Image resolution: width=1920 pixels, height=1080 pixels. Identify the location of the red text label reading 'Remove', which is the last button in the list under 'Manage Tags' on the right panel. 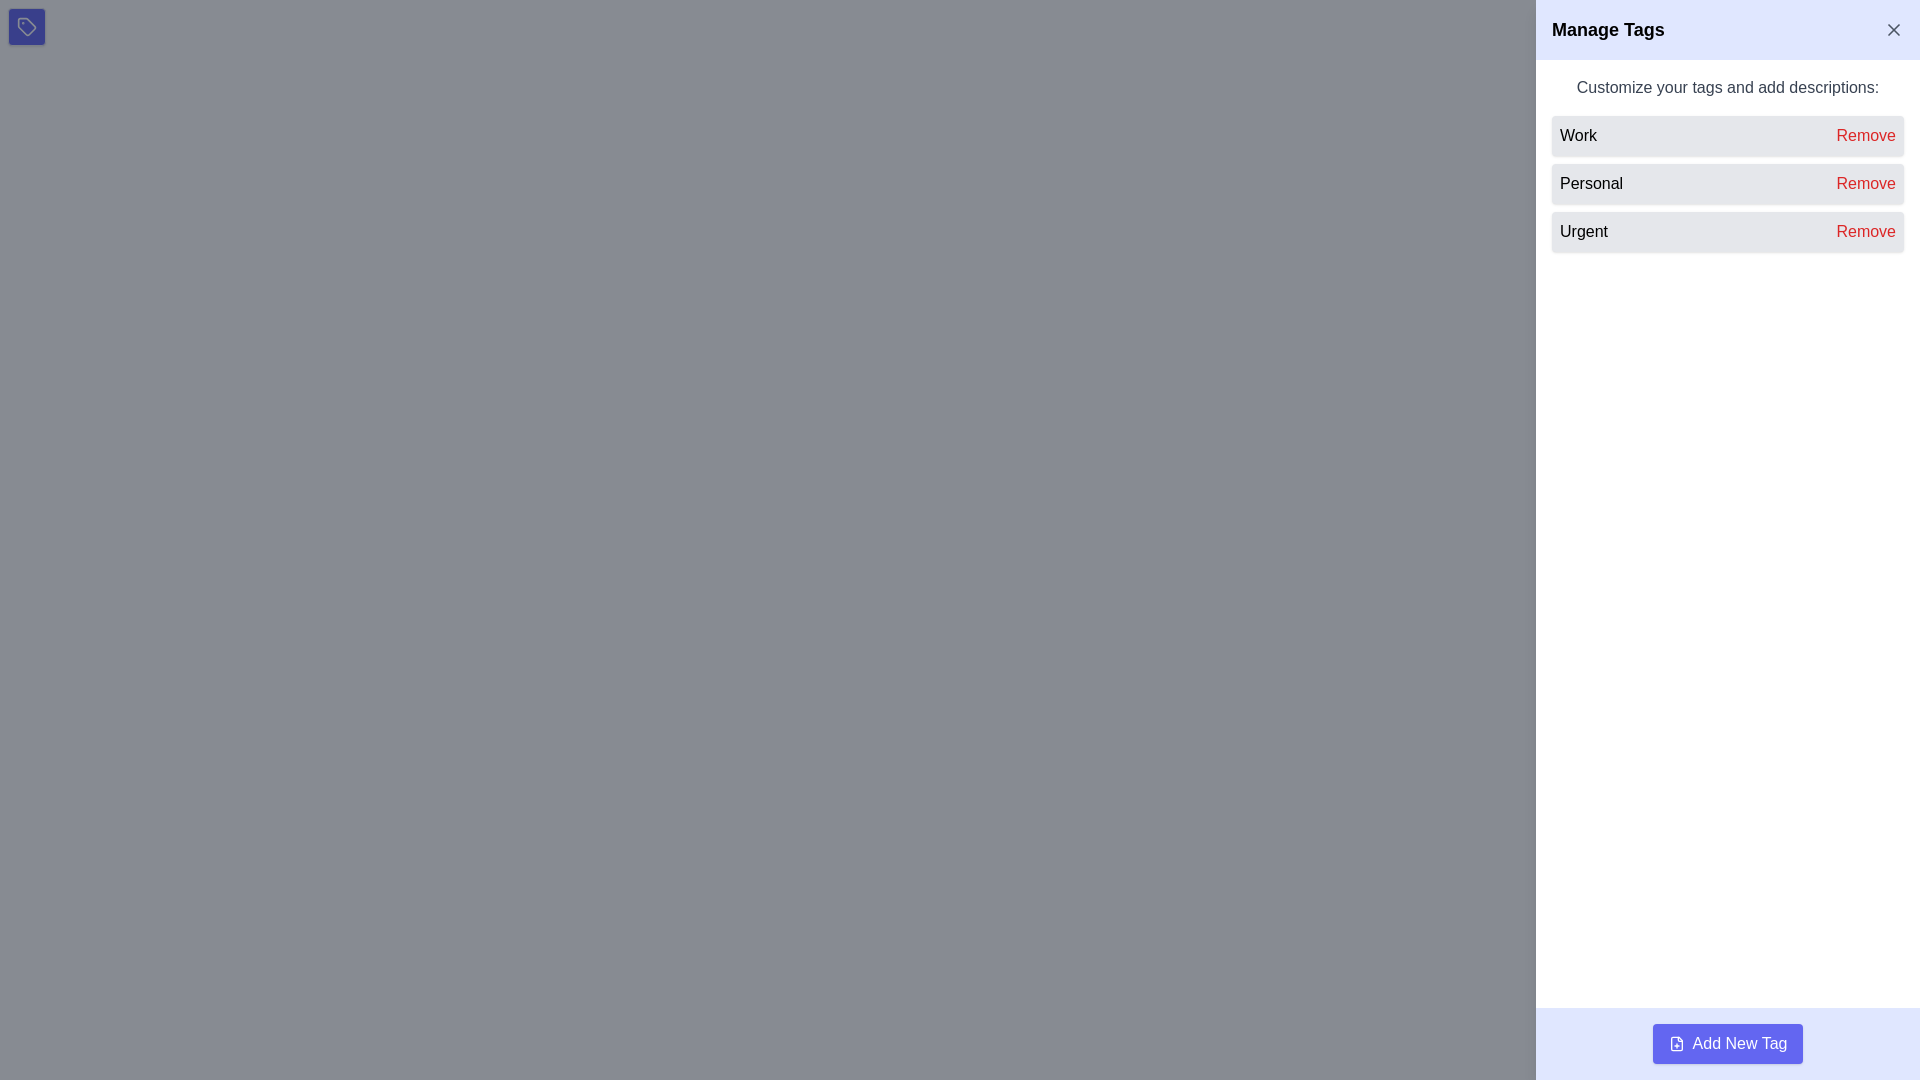
(1865, 230).